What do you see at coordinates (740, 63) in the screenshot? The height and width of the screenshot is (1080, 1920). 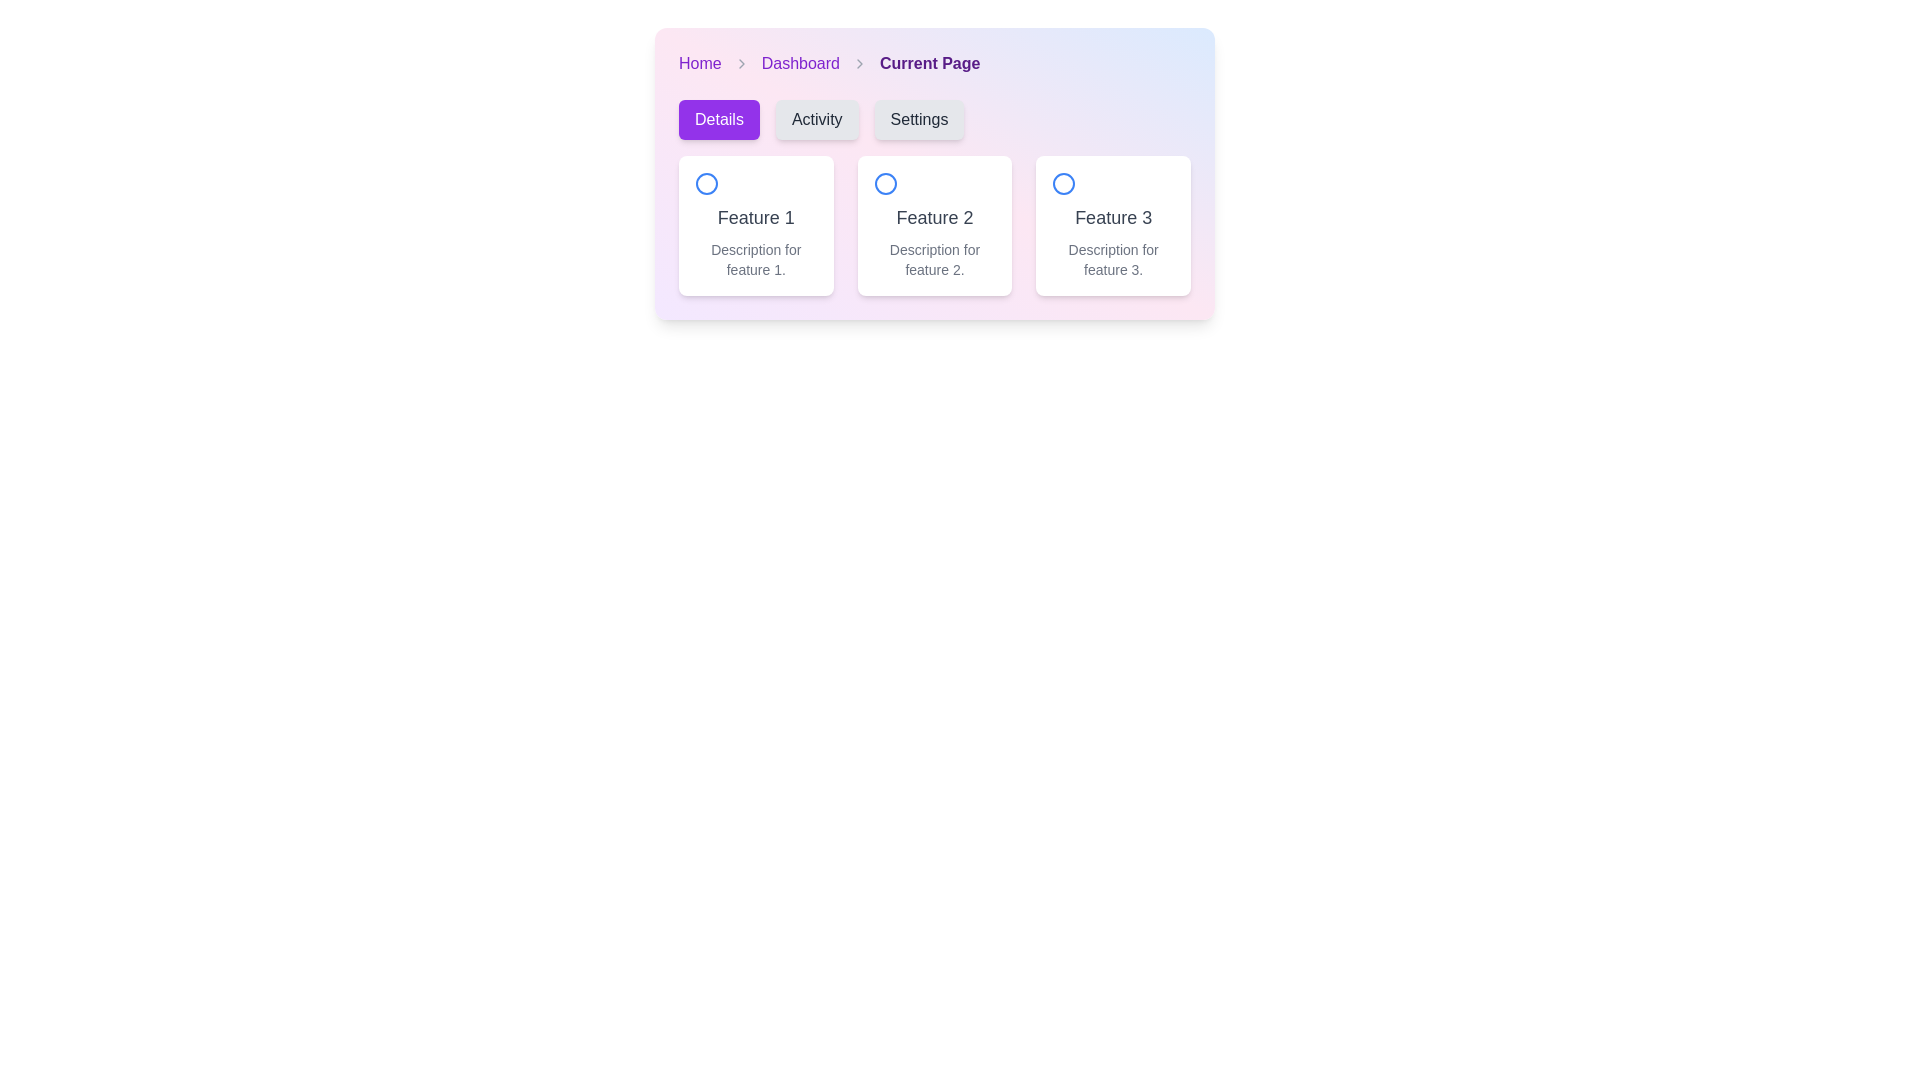 I see `the breadcrumb icon that represents the hierarchical relationship between 'Home' and 'Dashboard' in the upper section of the application` at bounding box center [740, 63].